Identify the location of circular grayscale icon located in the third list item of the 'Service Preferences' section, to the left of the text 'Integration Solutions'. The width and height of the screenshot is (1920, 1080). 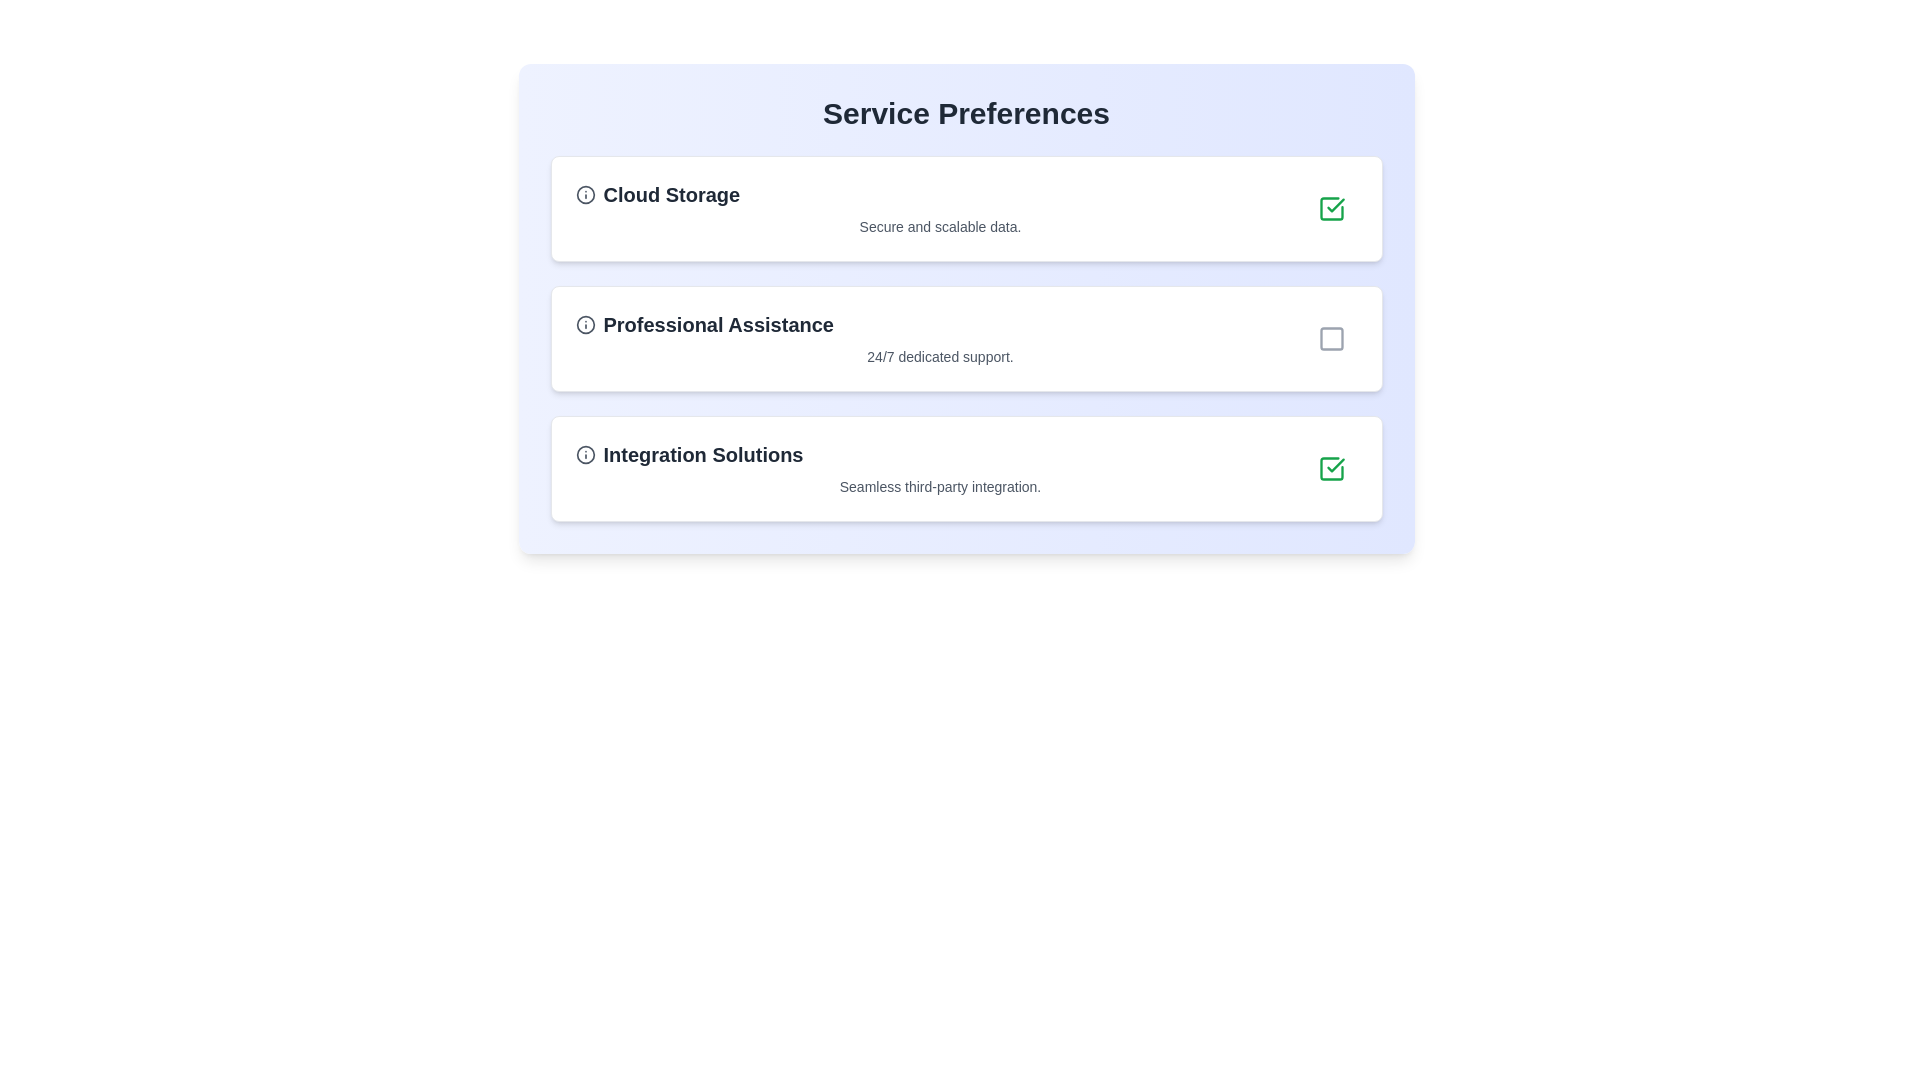
(584, 455).